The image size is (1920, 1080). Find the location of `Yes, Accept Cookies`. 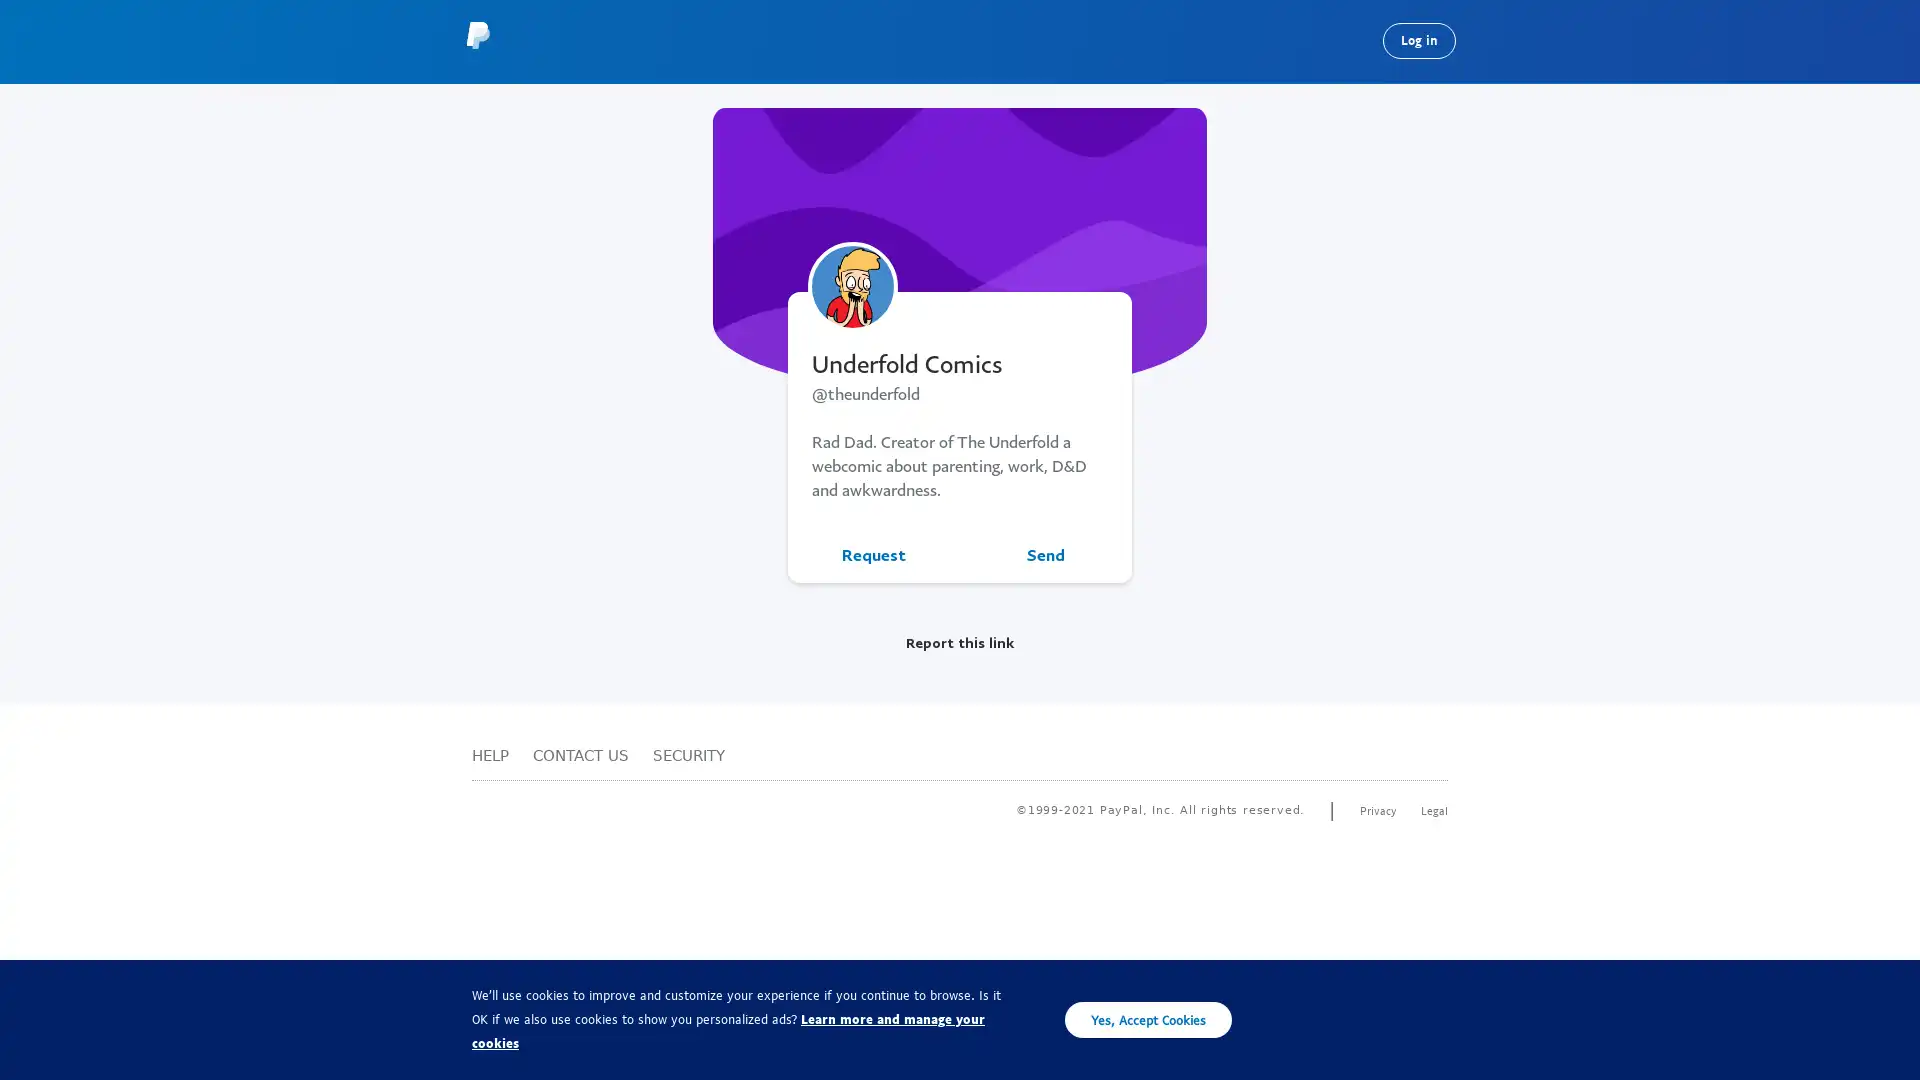

Yes, Accept Cookies is located at coordinates (1148, 1019).